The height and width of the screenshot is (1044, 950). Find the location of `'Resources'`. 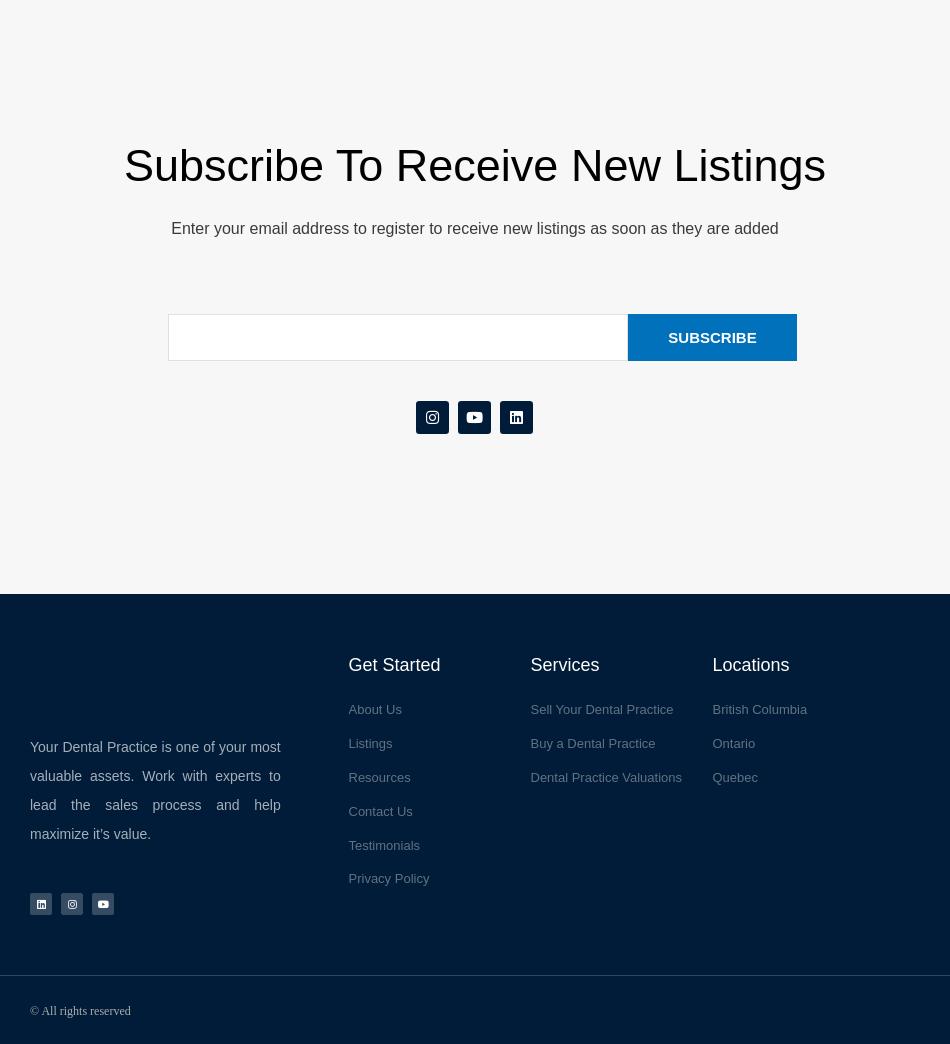

'Resources' is located at coordinates (346, 777).